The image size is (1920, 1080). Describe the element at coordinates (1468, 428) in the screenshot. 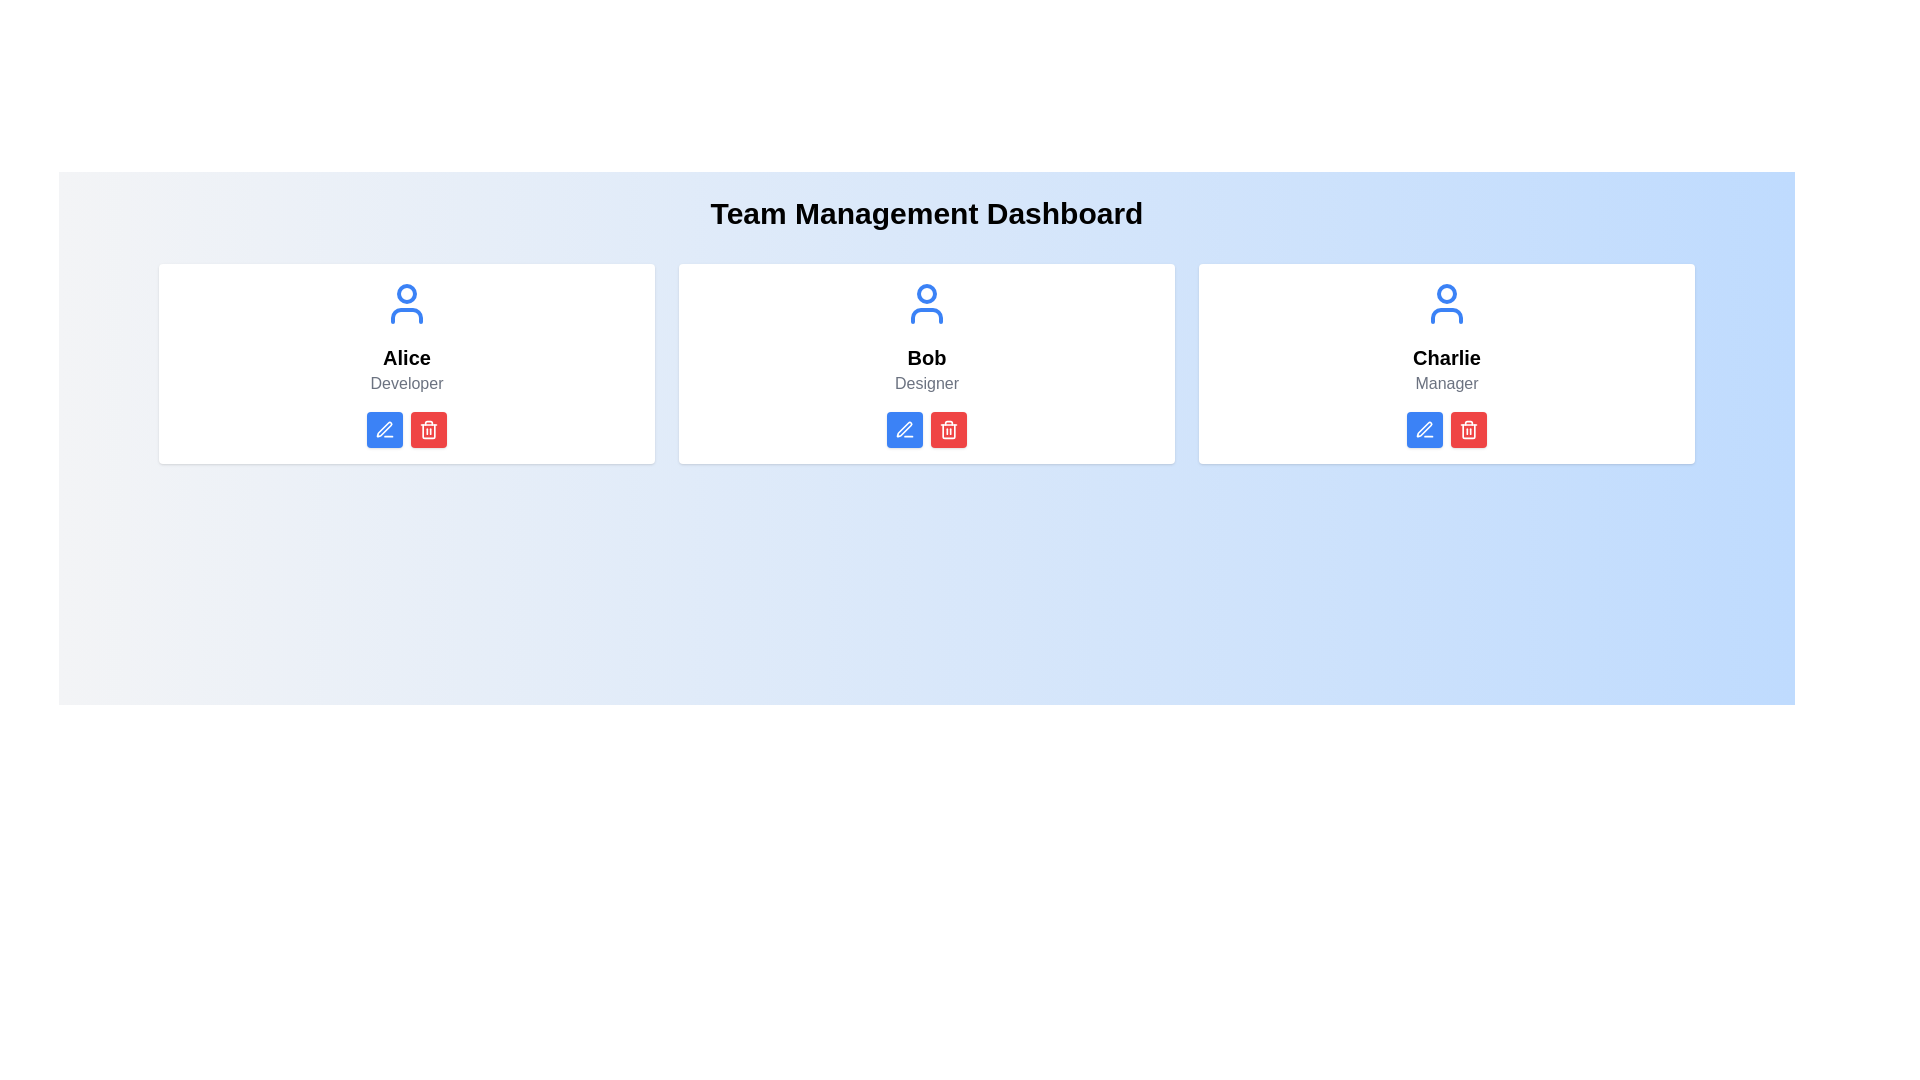

I see `the trash bin icon located within the red delete button on the third card labeled 'Charlie, Manager'` at that location.